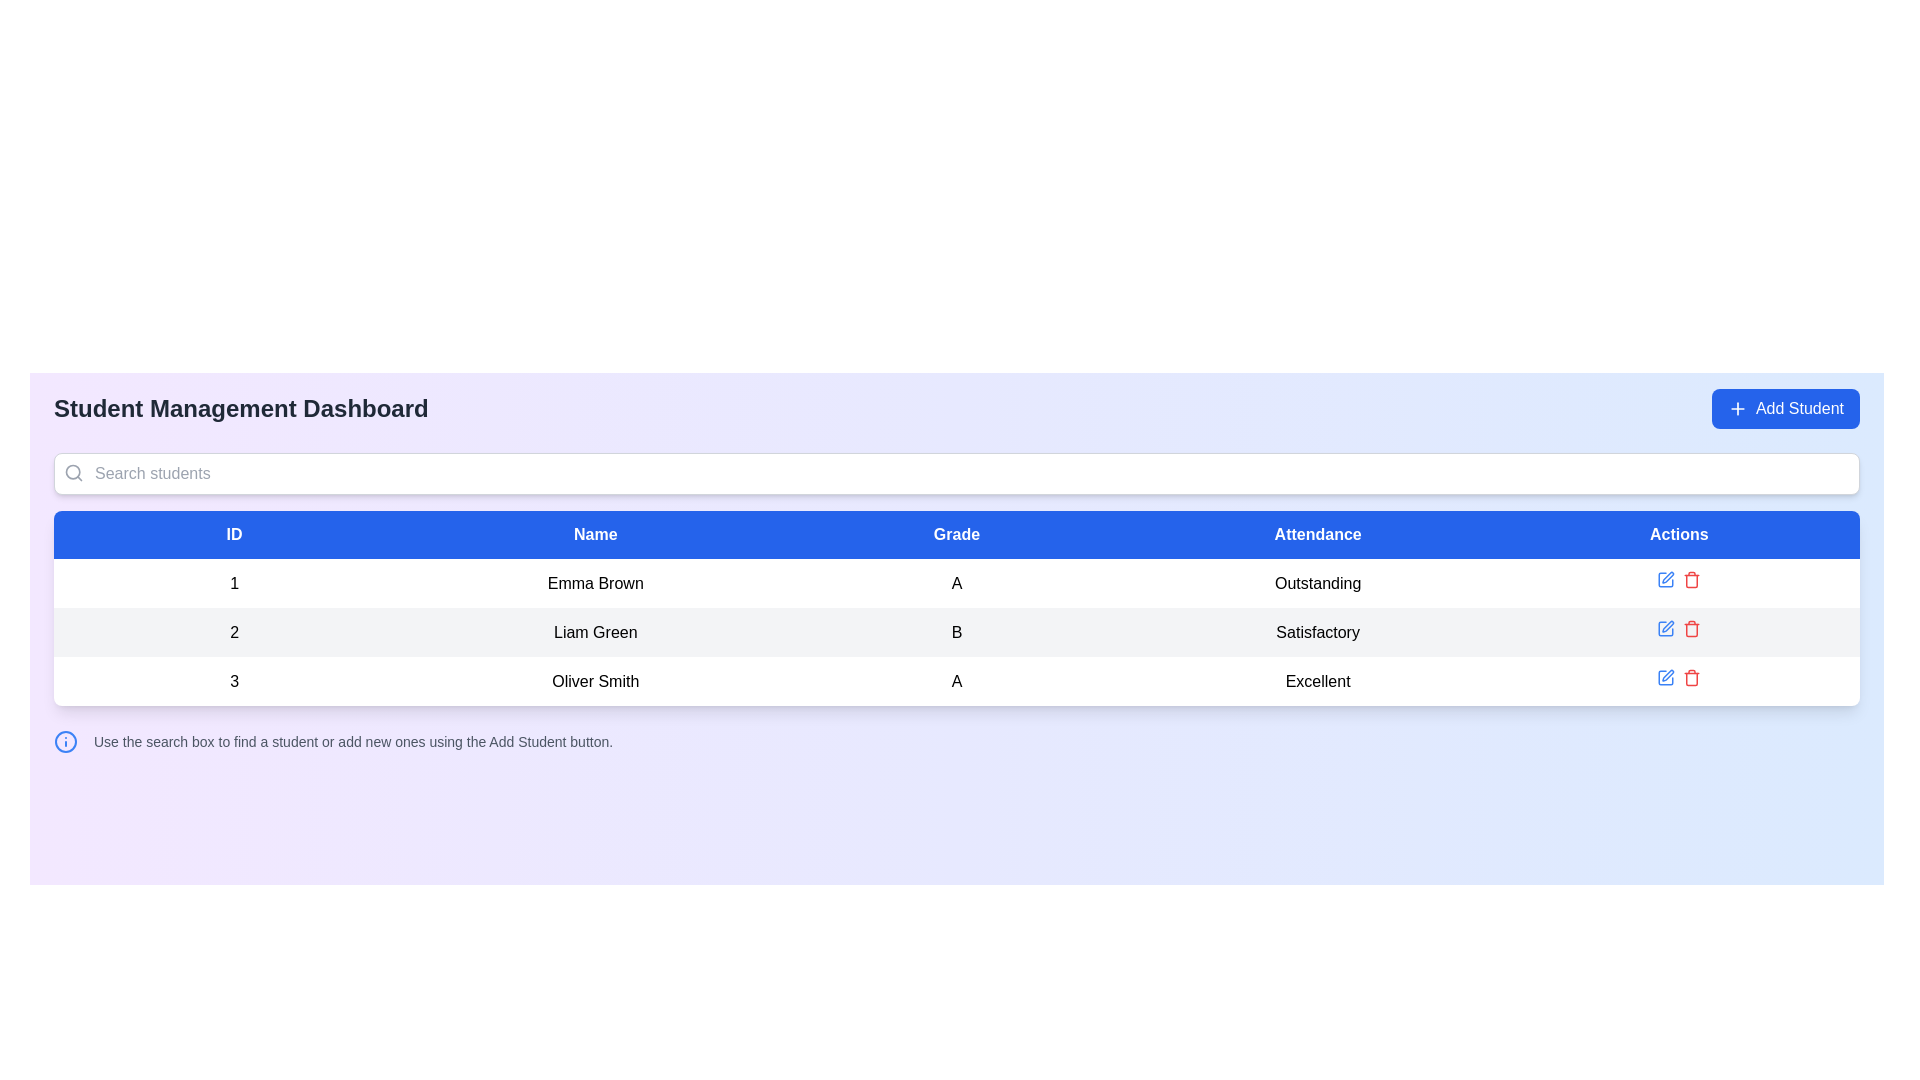 The image size is (1920, 1080). I want to click on the delete icon button located in the 'Actions' column of the third row in the 'Student Management Dashboard', so click(1691, 579).